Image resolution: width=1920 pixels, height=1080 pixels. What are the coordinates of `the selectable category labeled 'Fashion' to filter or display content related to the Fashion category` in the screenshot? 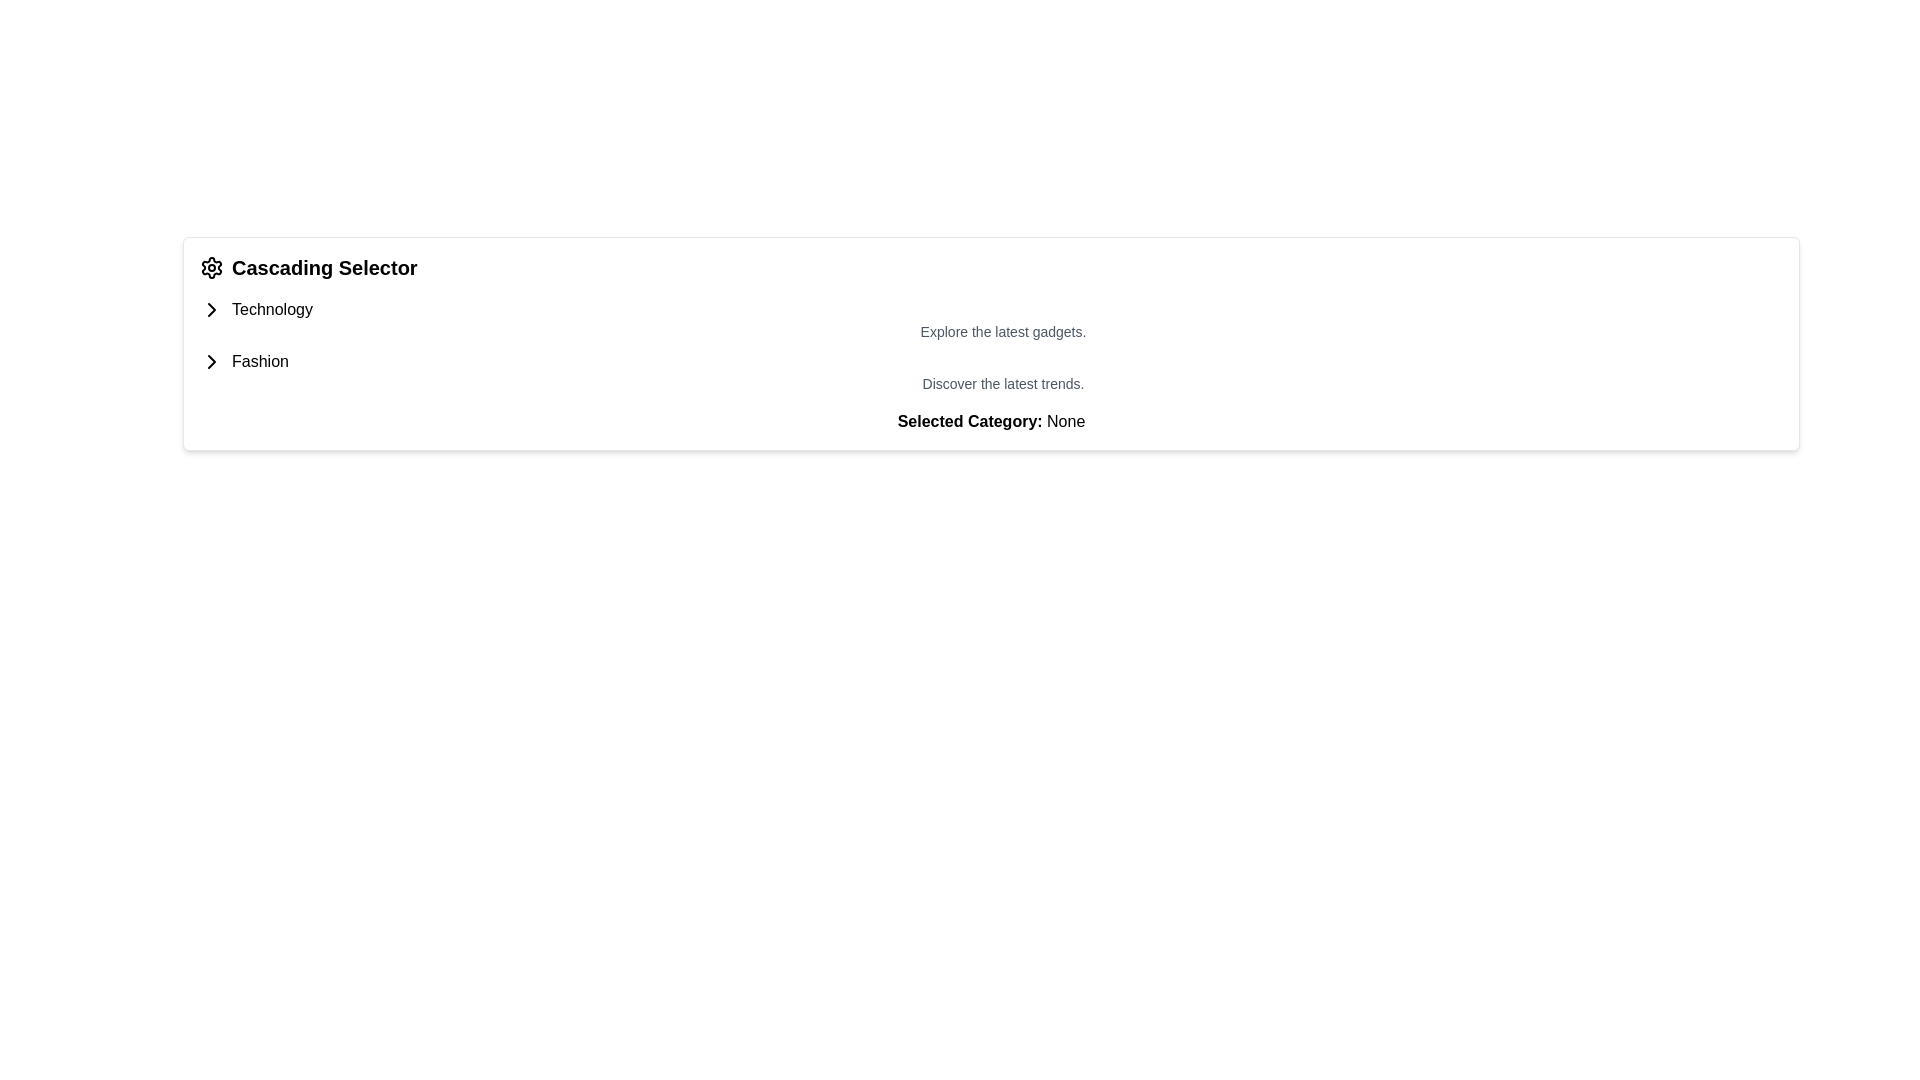 It's located at (259, 362).